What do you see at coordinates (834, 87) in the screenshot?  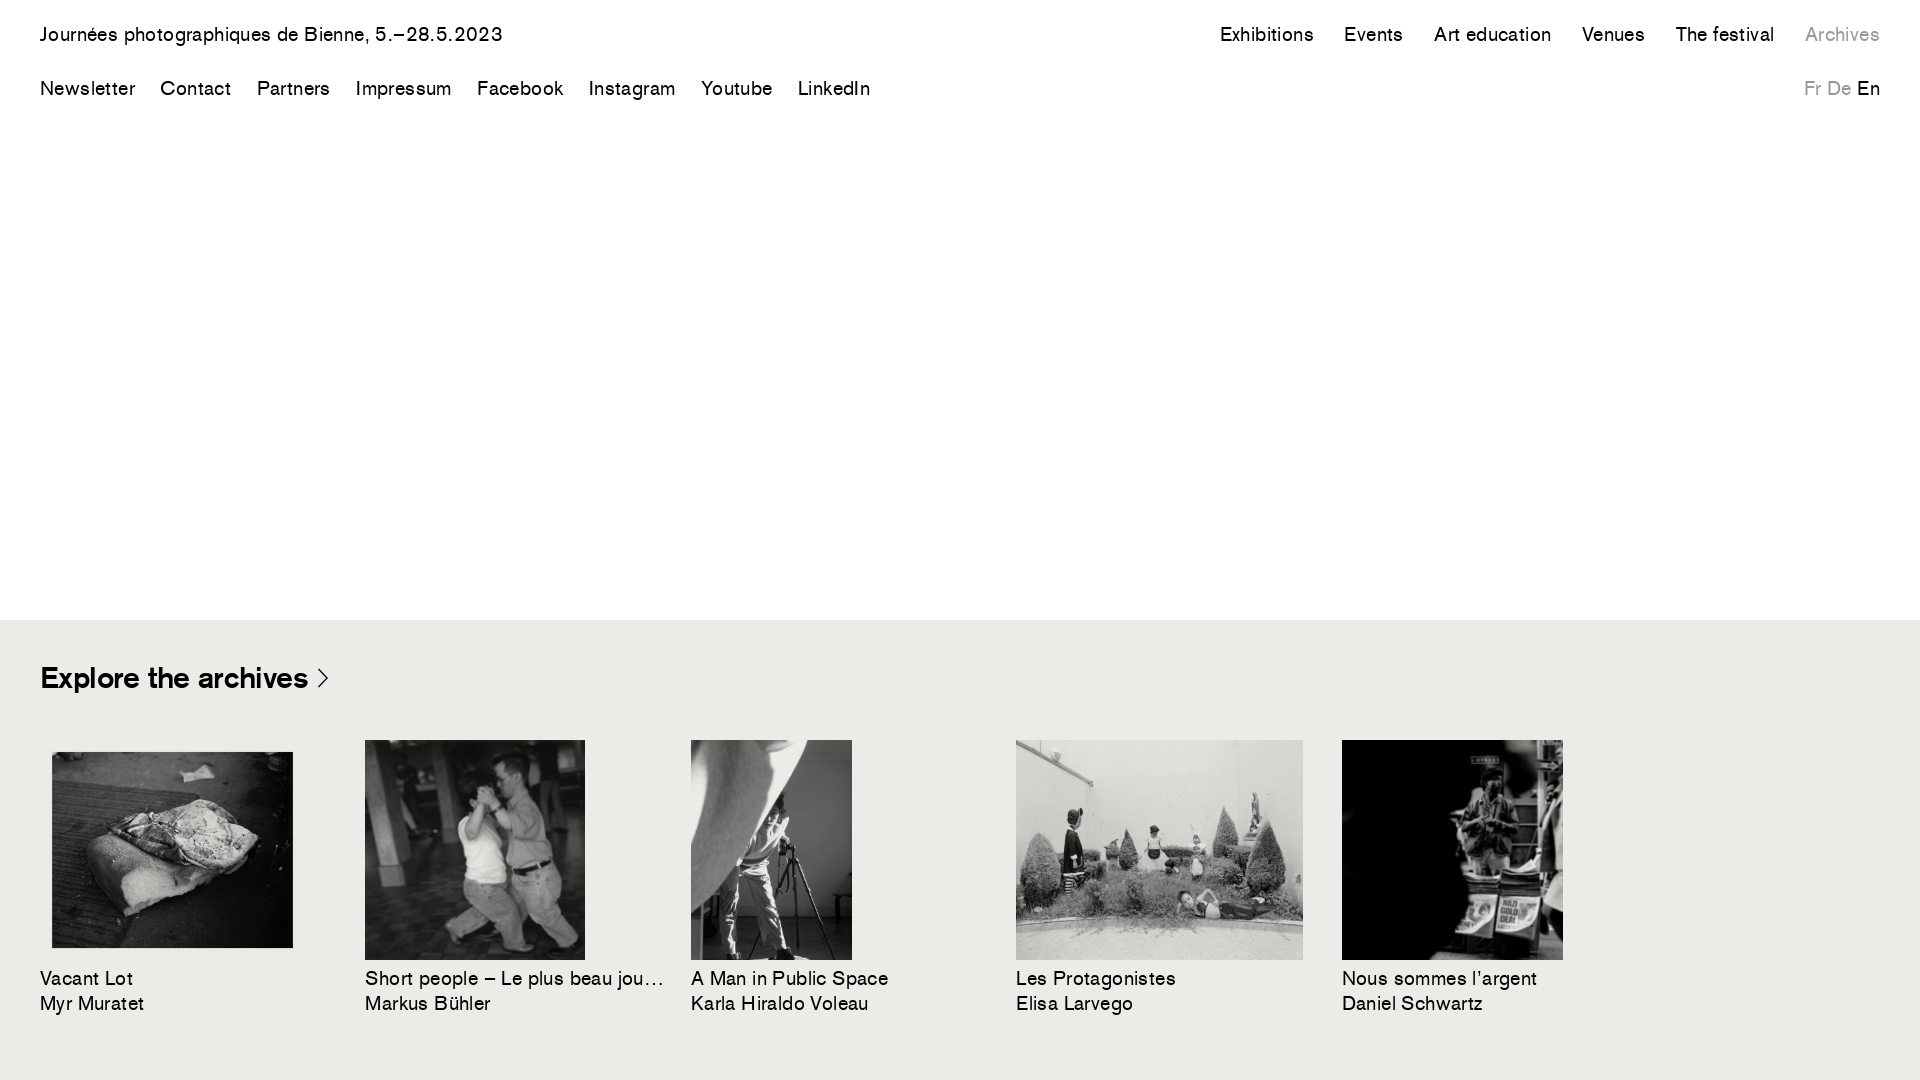 I see `'LinkedIn'` at bounding box center [834, 87].